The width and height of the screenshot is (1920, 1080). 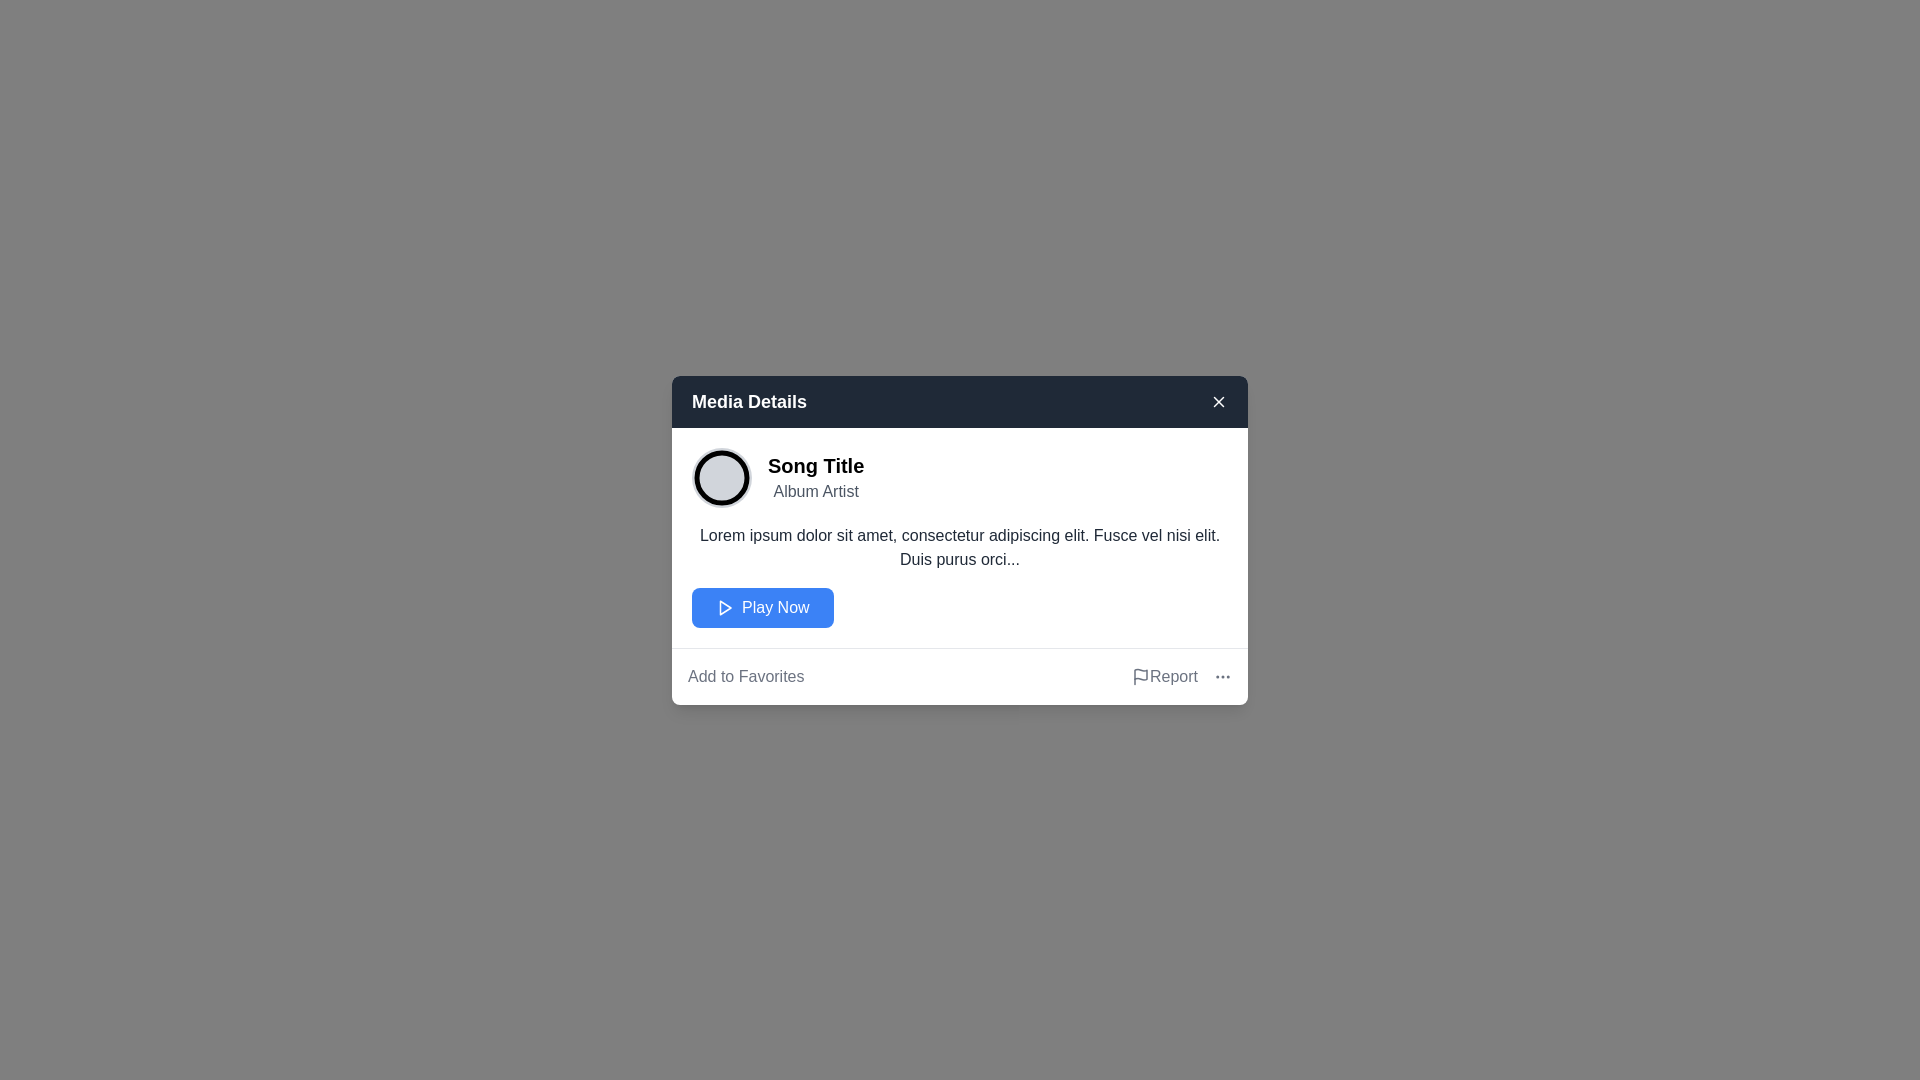 What do you see at coordinates (723, 606) in the screenshot?
I see `the small triangular 'Play' icon located inside the blue button labeled 'Play Now', which is positioned in the middle of the modal beneath the song details` at bounding box center [723, 606].